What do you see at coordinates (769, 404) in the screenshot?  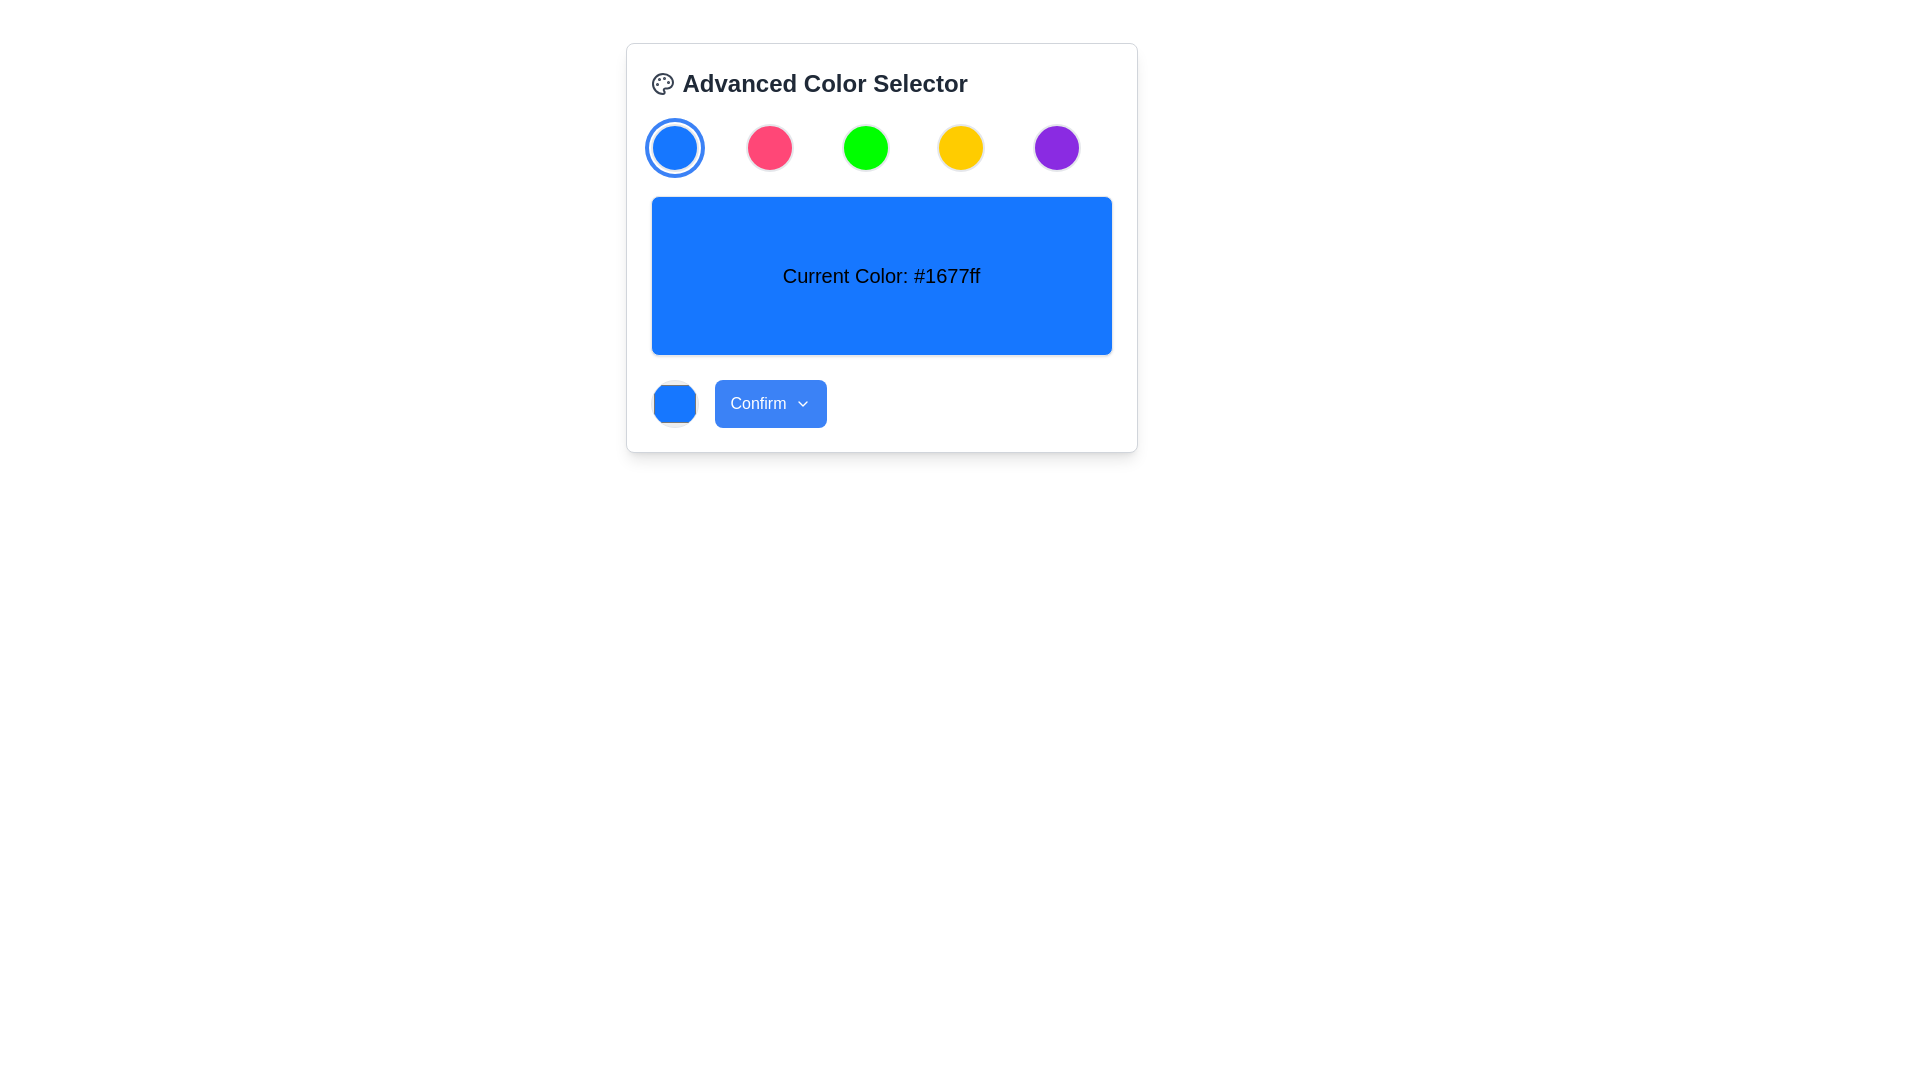 I see `the 'Confirm' button with a blue background and white text` at bounding box center [769, 404].